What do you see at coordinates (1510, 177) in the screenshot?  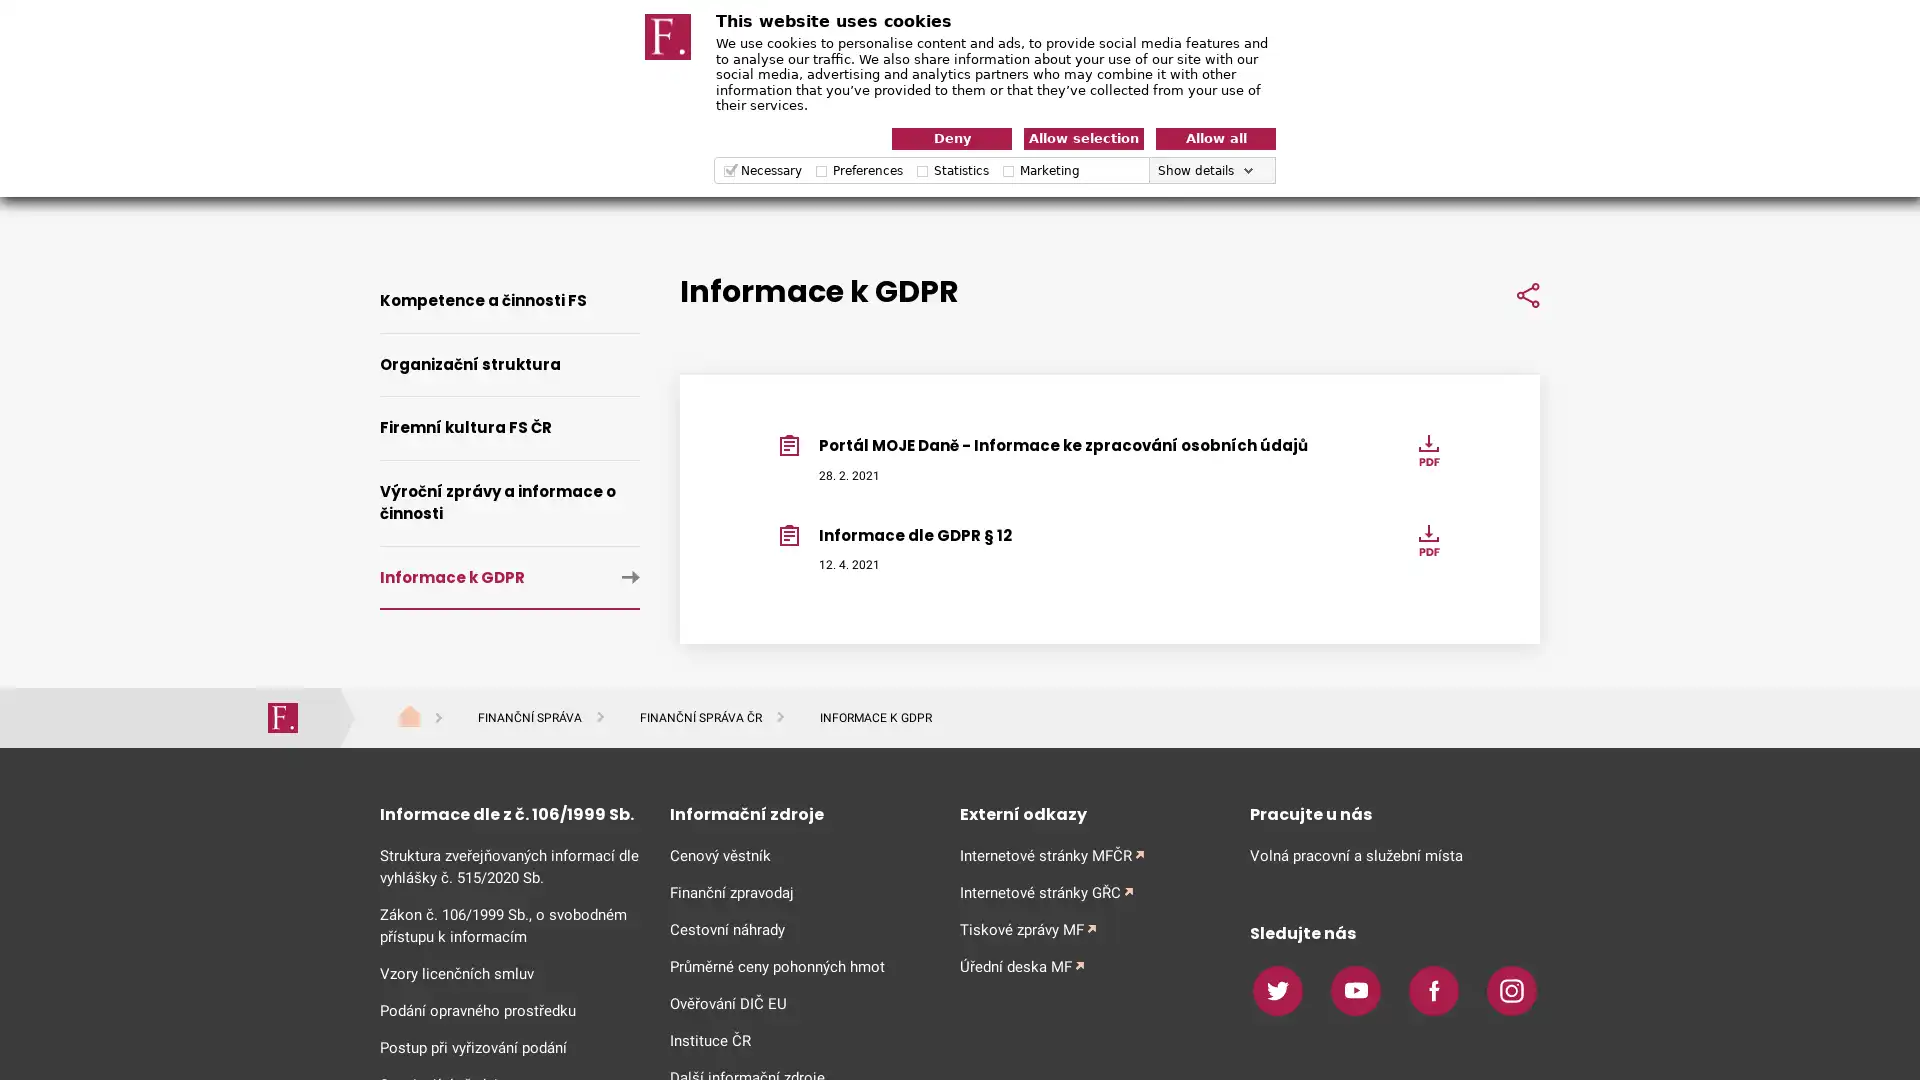 I see `Hledat` at bounding box center [1510, 177].